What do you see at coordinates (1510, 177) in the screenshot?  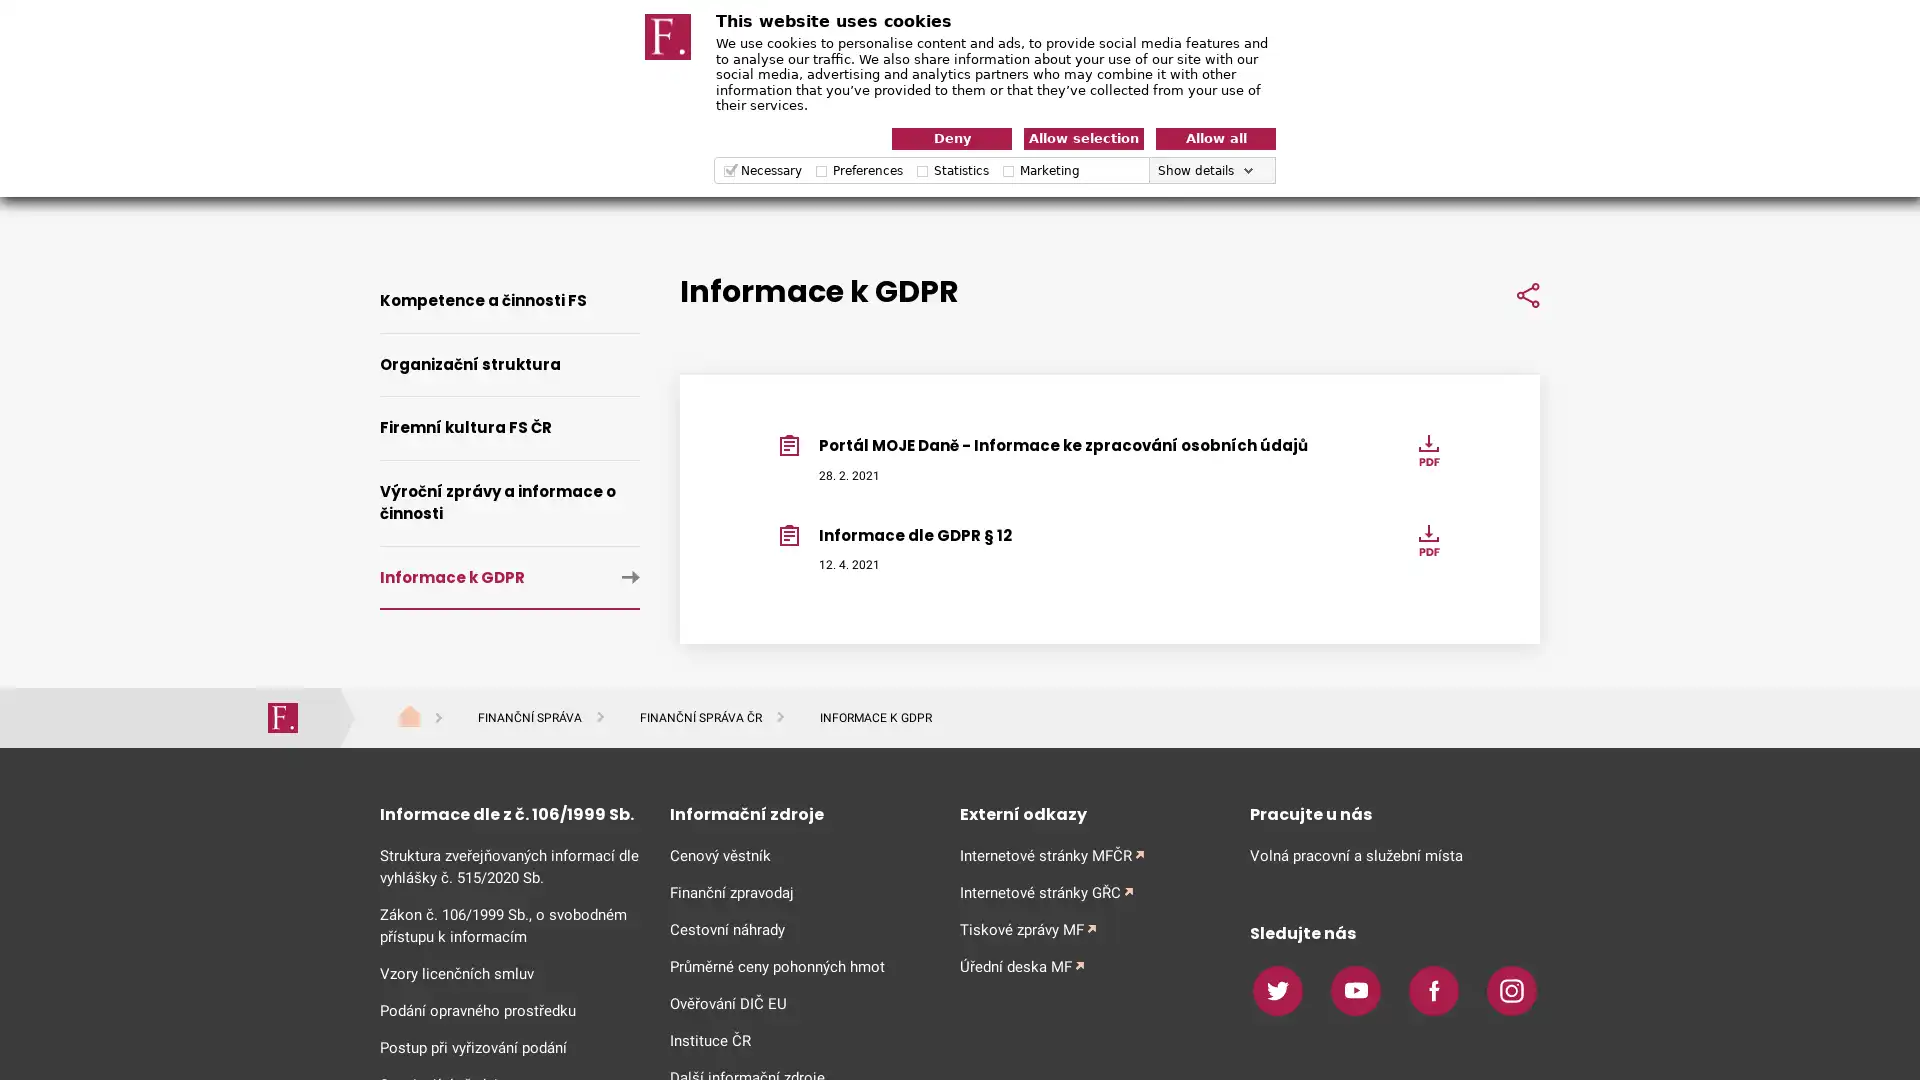 I see `Hledat` at bounding box center [1510, 177].